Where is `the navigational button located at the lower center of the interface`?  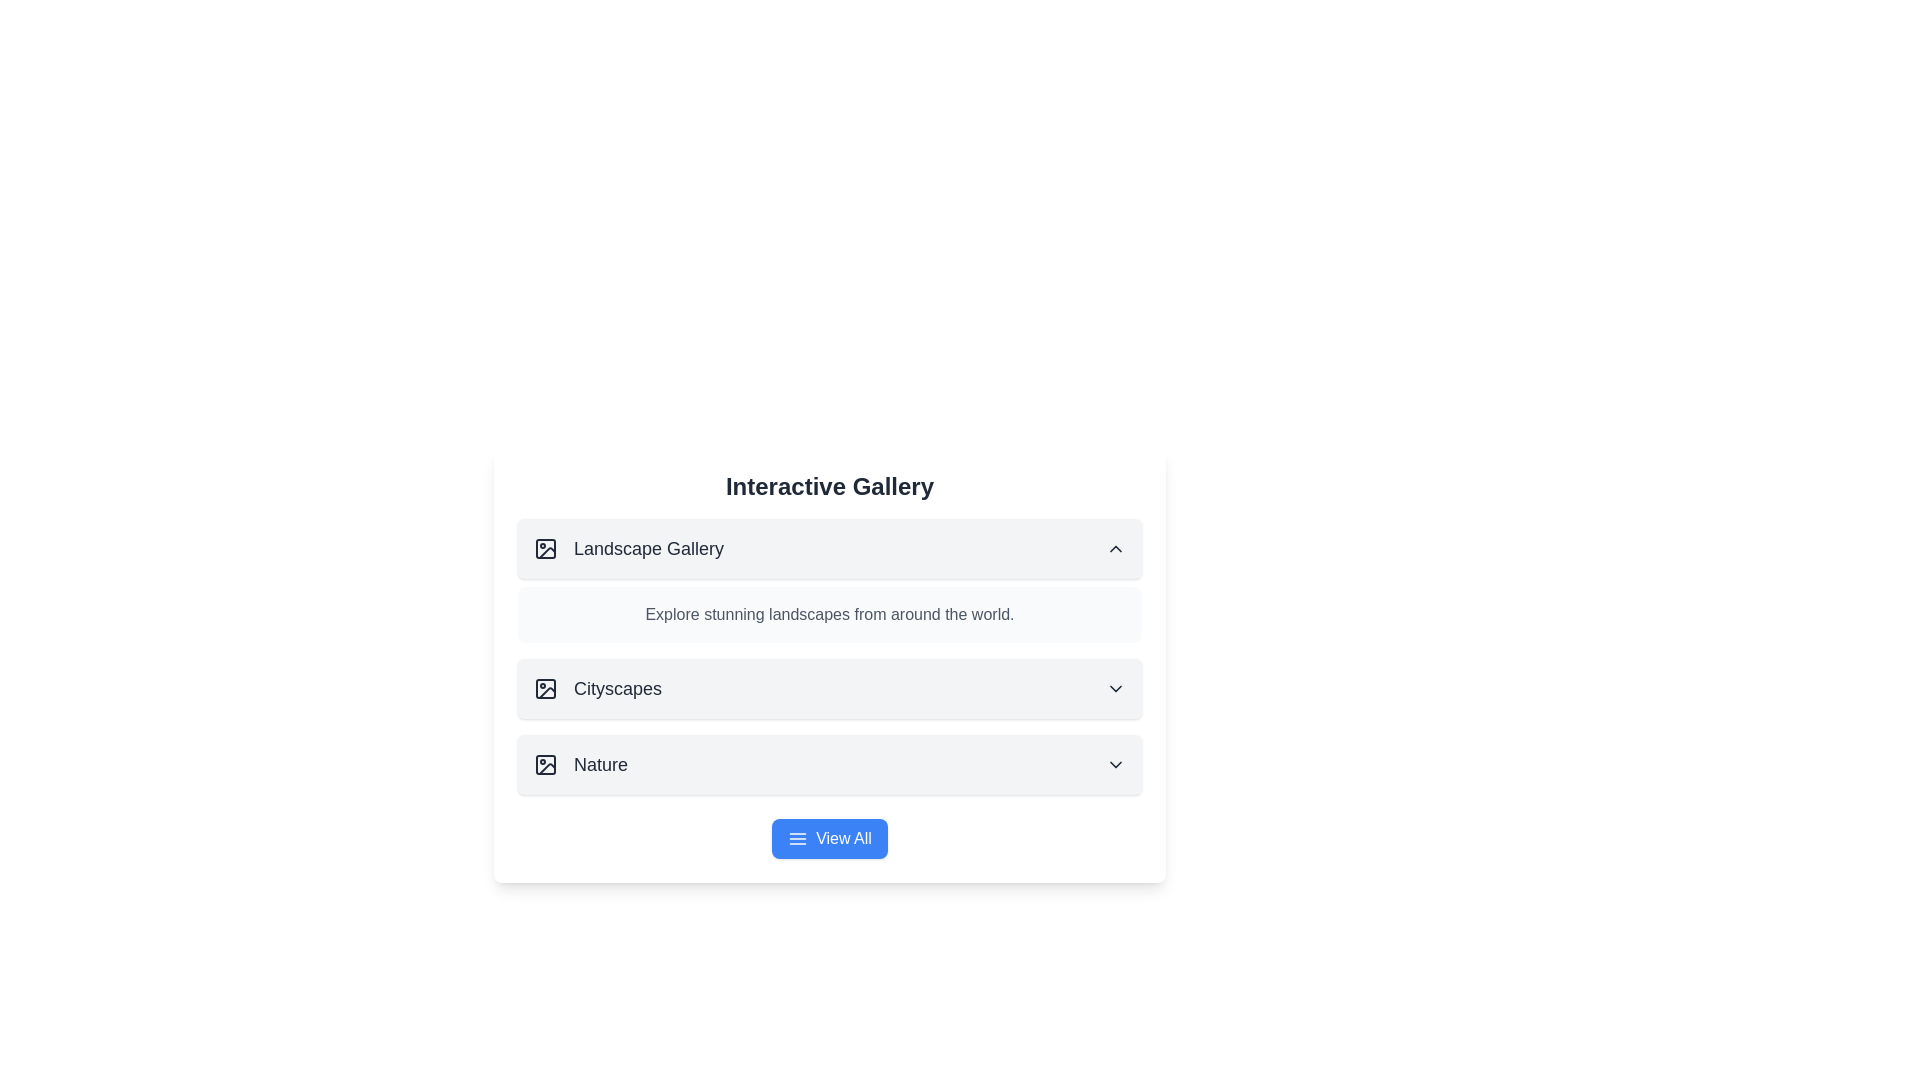
the navigational button located at the lower center of the interface is located at coordinates (830, 839).